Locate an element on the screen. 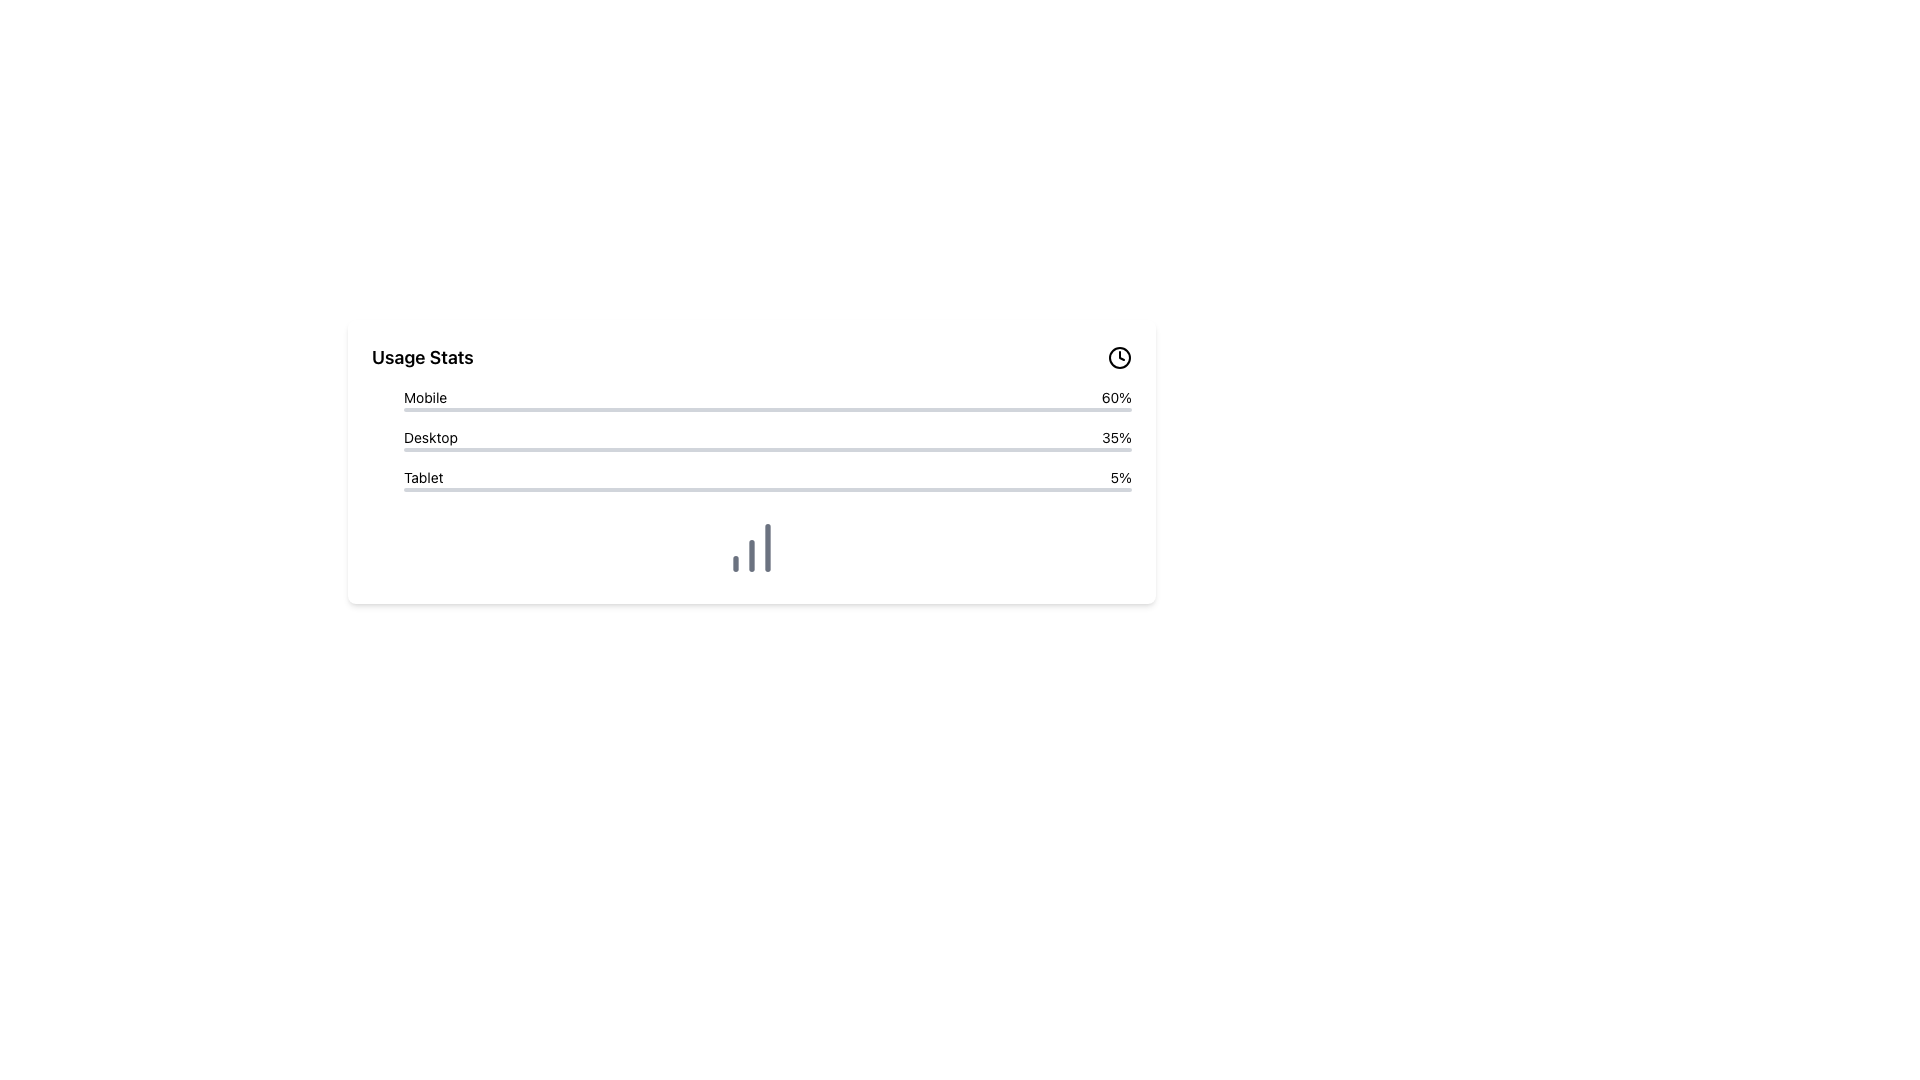 Image resolution: width=1920 pixels, height=1080 pixels. the progress bar segment that indicates a proportion or percentage within the full-width gray horizontal bar located under the 'Tablet' label is located at coordinates (421, 489).